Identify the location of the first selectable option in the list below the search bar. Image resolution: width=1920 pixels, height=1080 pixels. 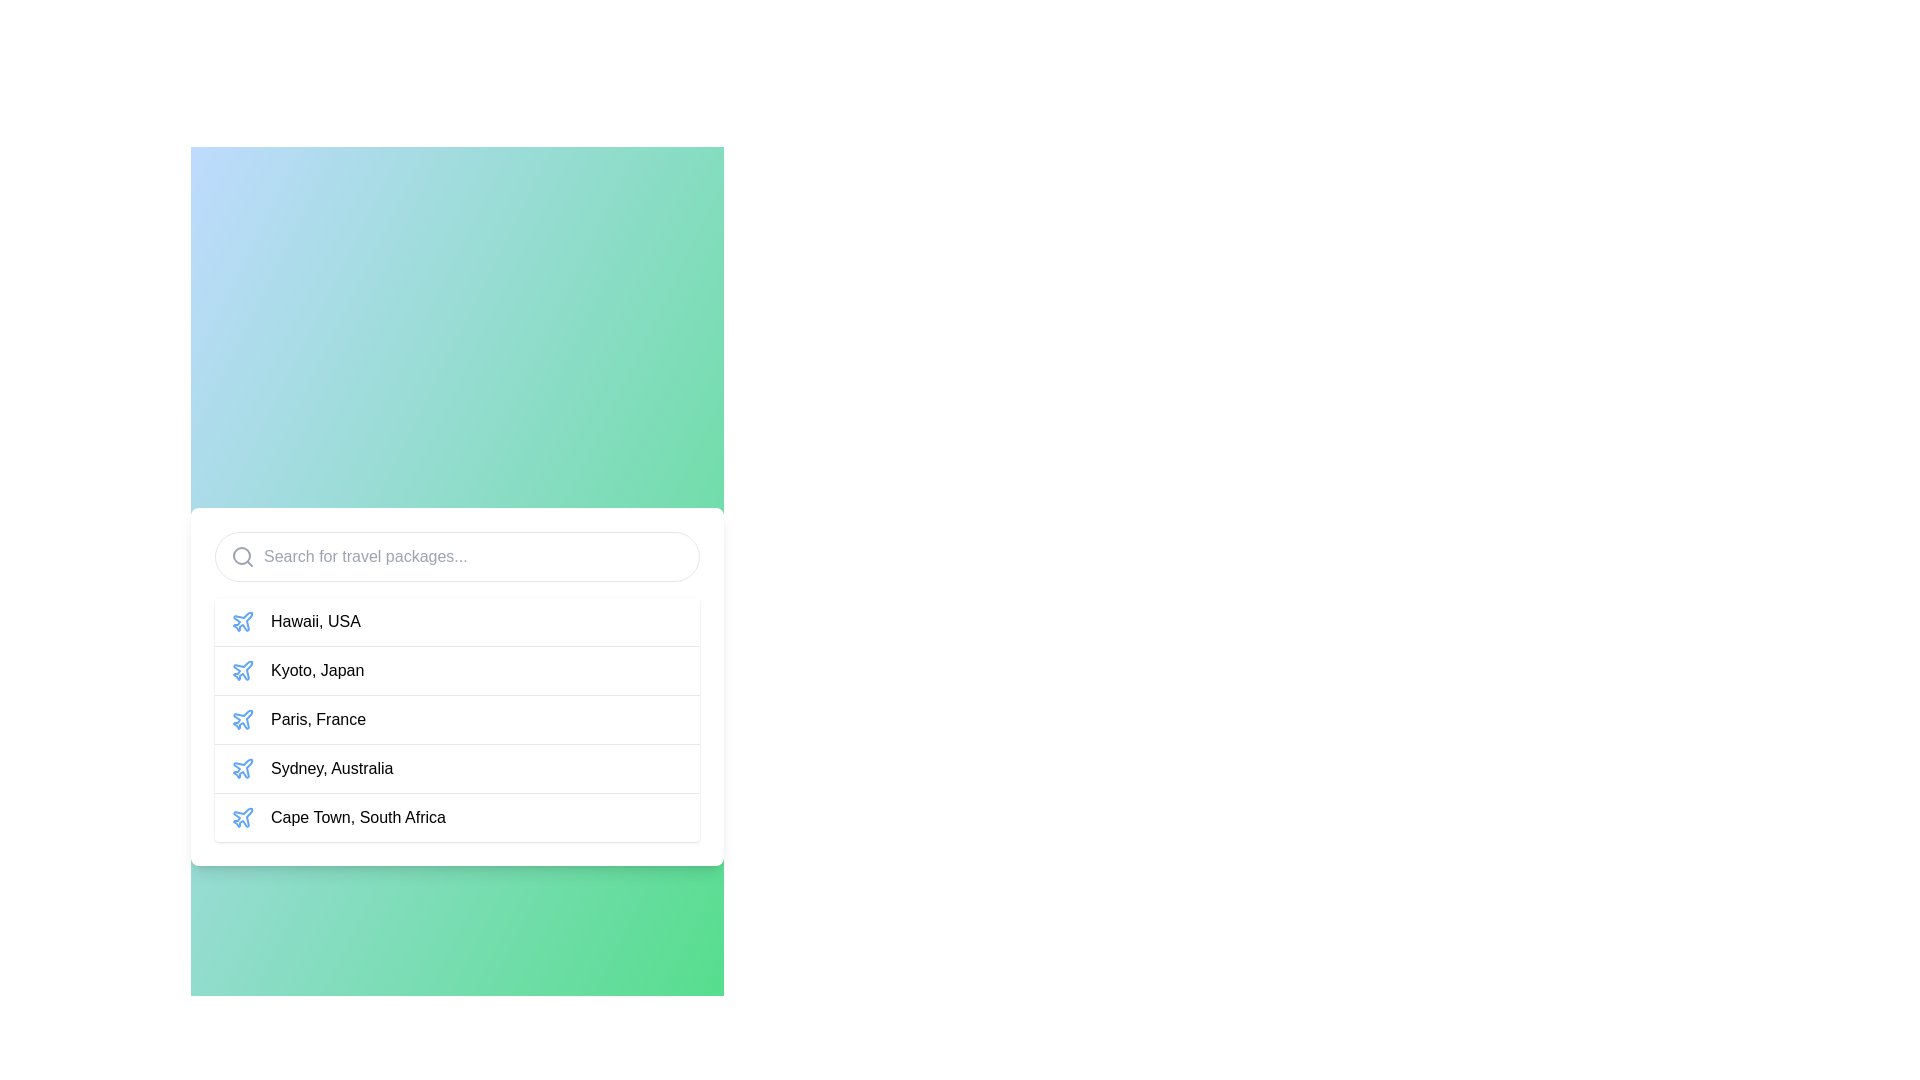
(456, 620).